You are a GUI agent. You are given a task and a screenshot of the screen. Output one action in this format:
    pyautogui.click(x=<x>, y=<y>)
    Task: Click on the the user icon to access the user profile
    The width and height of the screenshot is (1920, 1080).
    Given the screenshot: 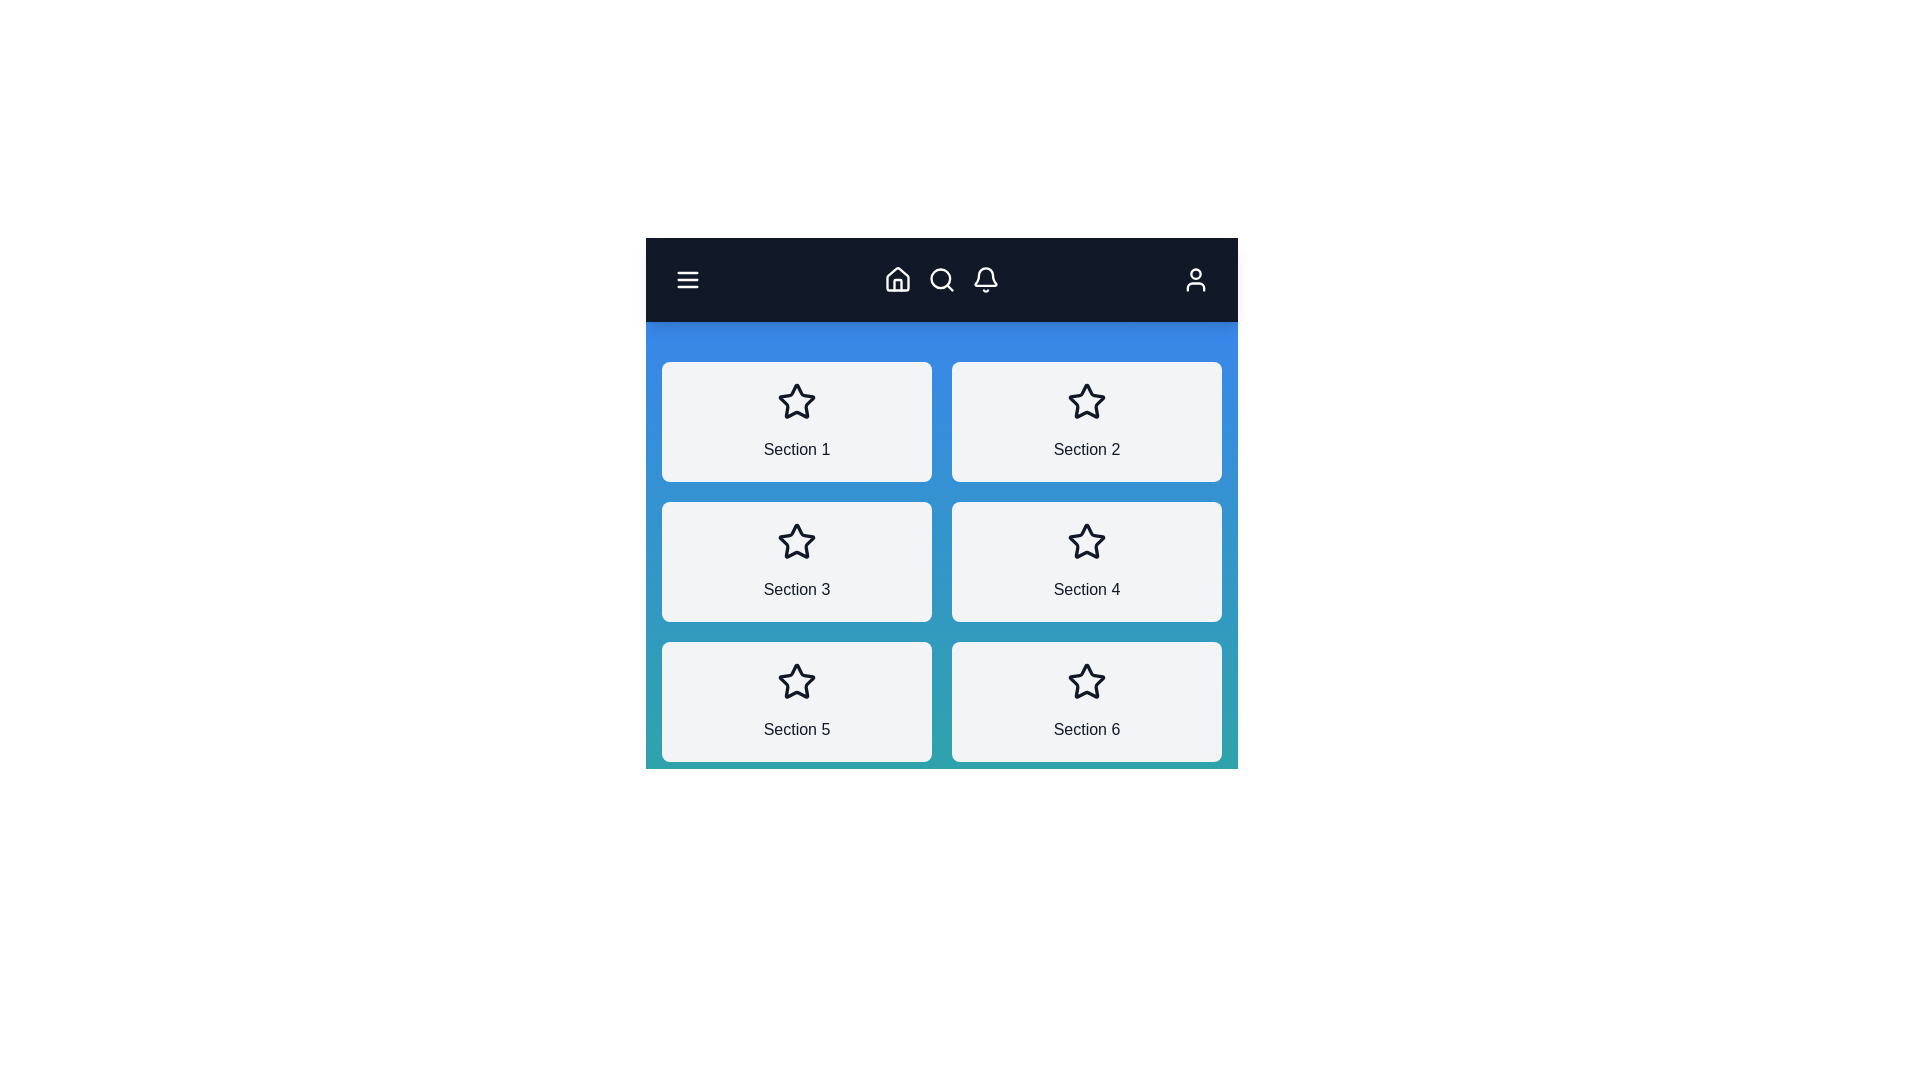 What is the action you would take?
    pyautogui.click(x=1195, y=280)
    